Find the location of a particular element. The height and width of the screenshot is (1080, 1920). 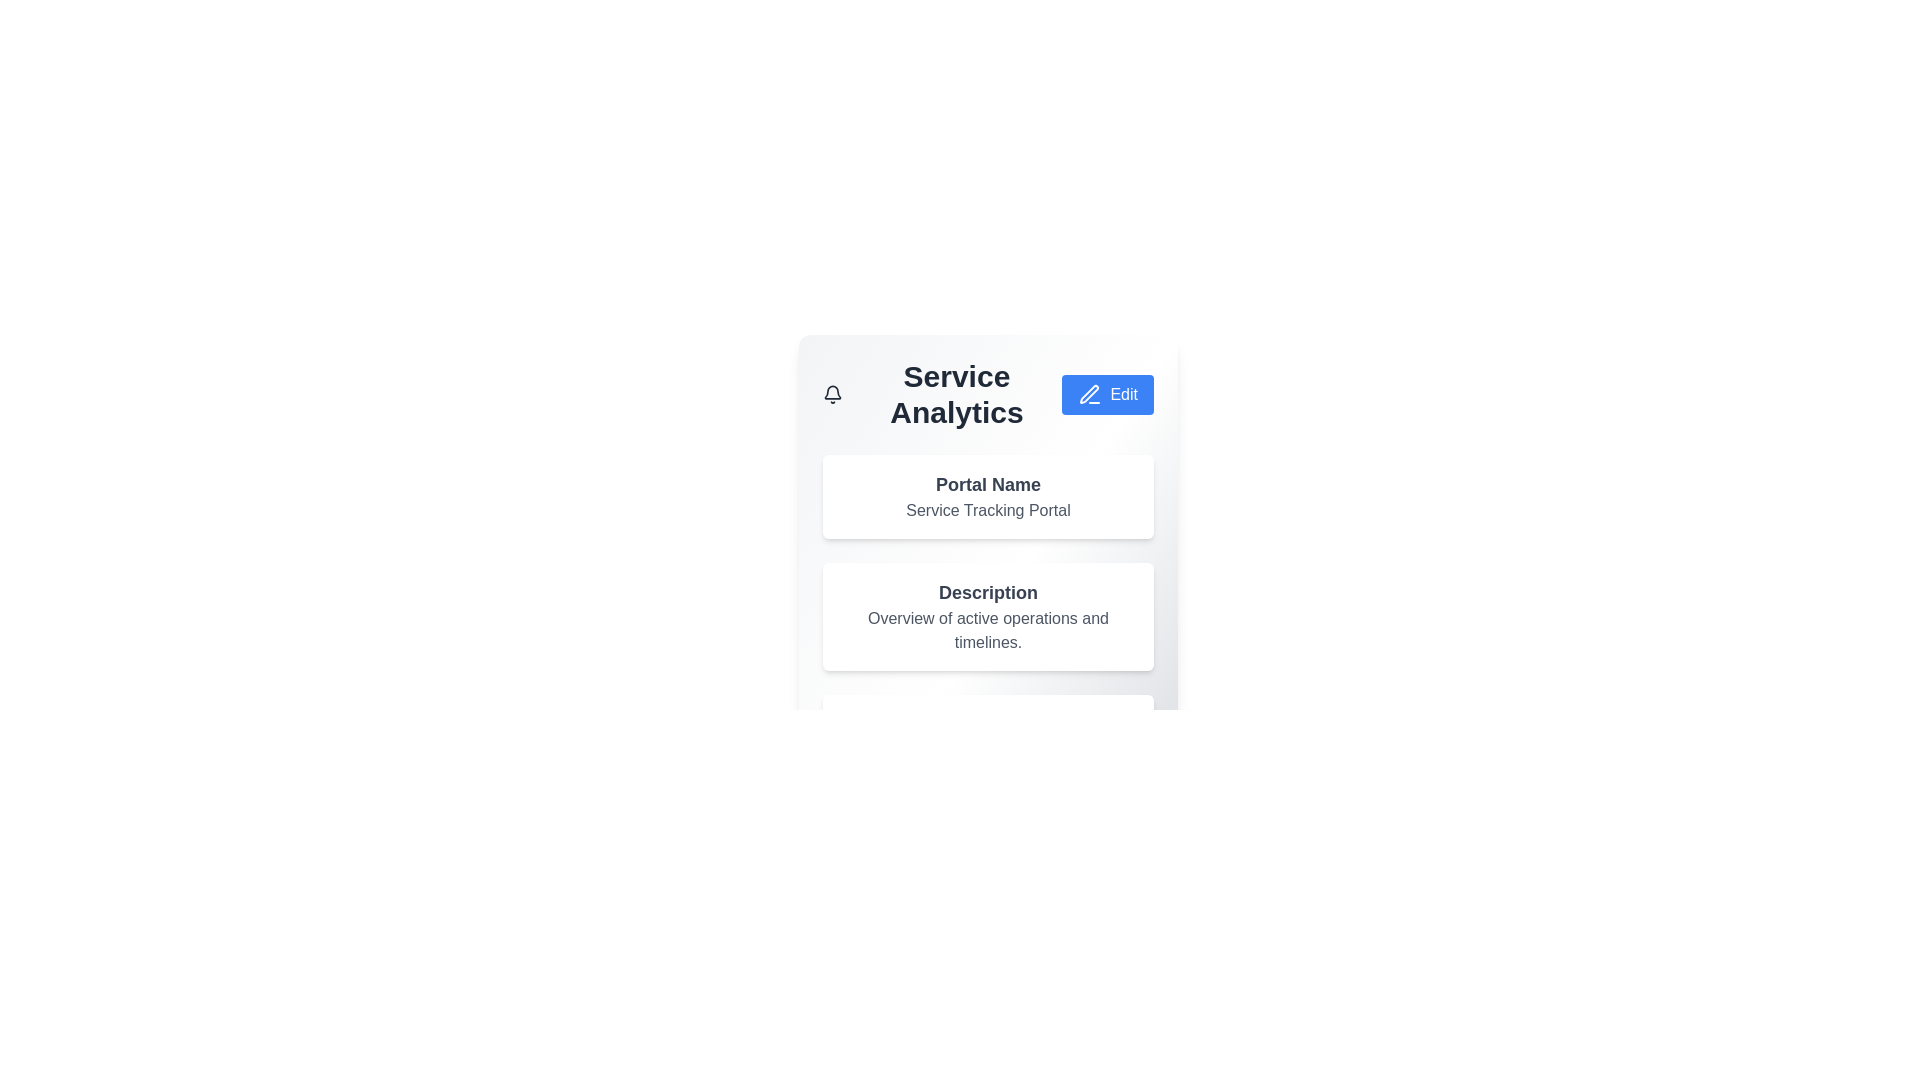

the Informational card that provides a descriptive overview of ongoing operations, located below the 'Portal Name' card and centrally aligned within the interface is located at coordinates (988, 616).